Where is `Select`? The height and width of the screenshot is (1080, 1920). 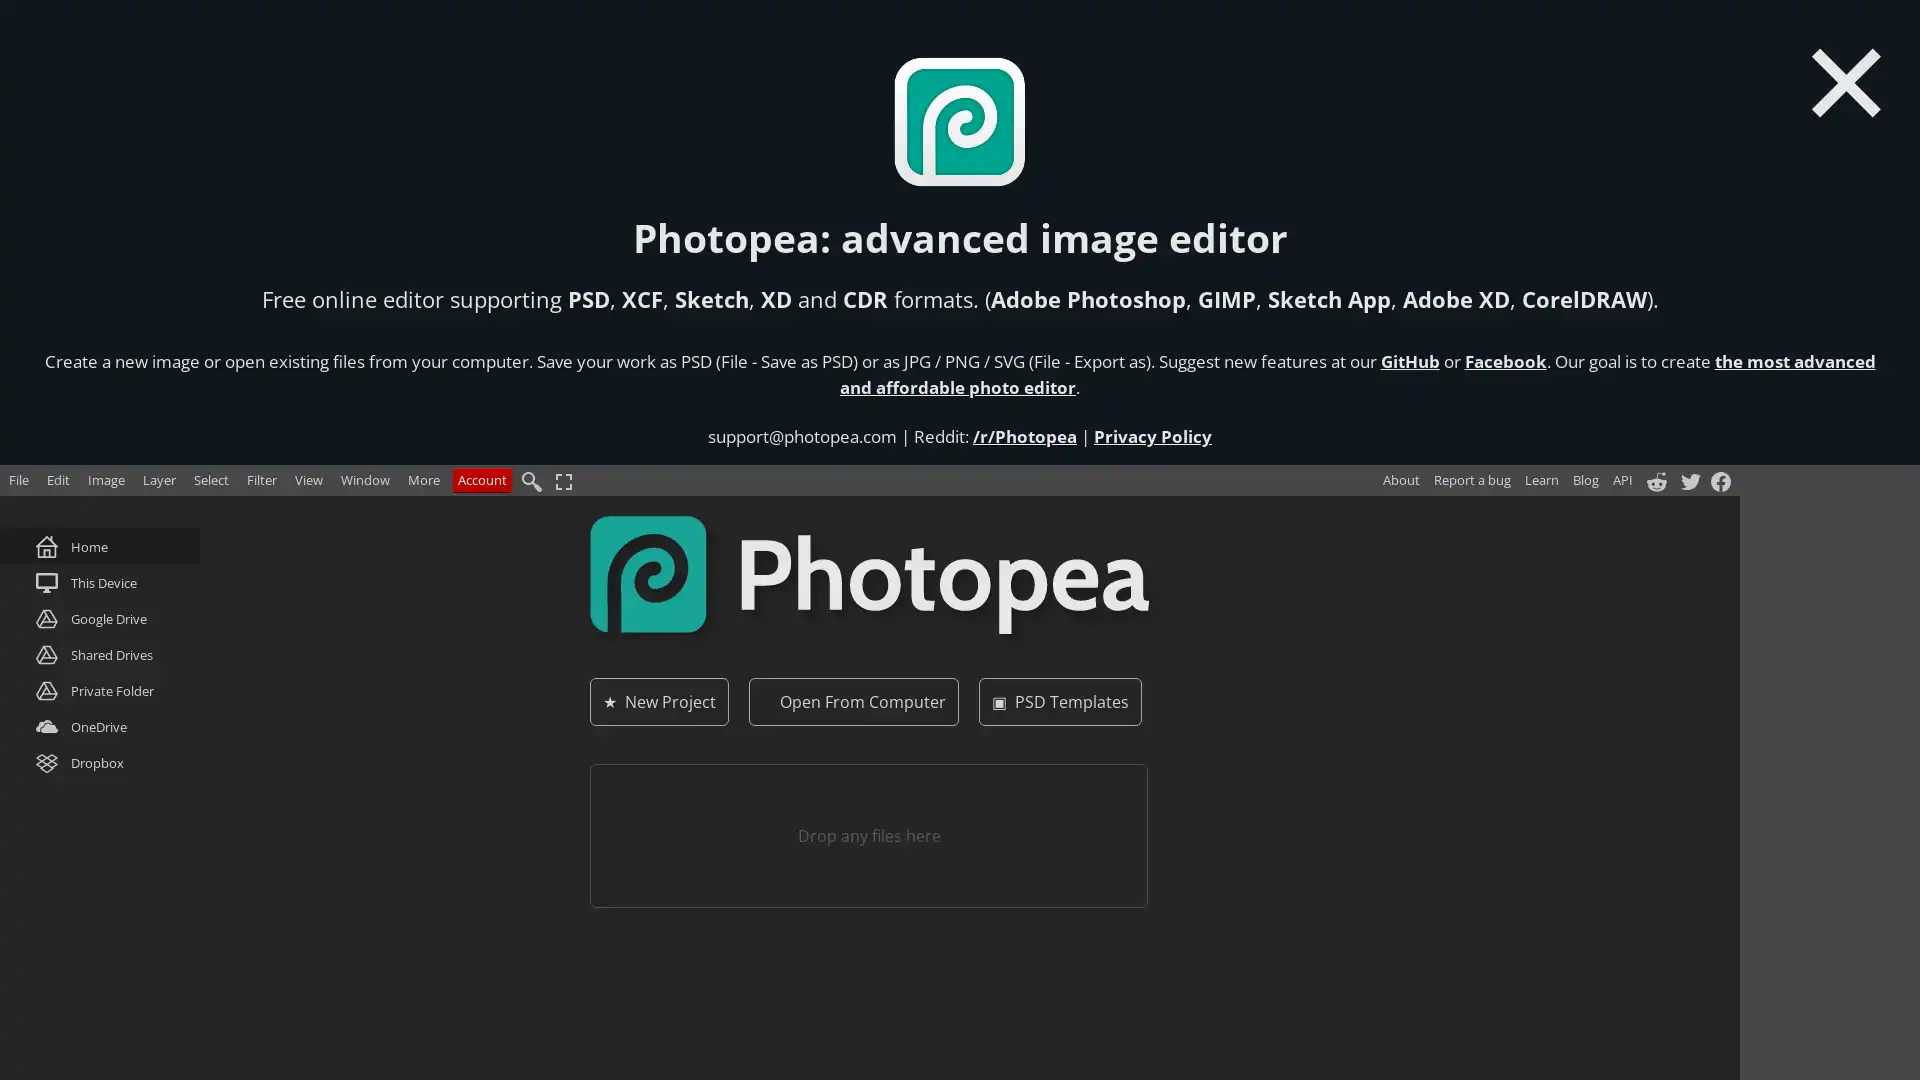
Select is located at coordinates (211, 15).